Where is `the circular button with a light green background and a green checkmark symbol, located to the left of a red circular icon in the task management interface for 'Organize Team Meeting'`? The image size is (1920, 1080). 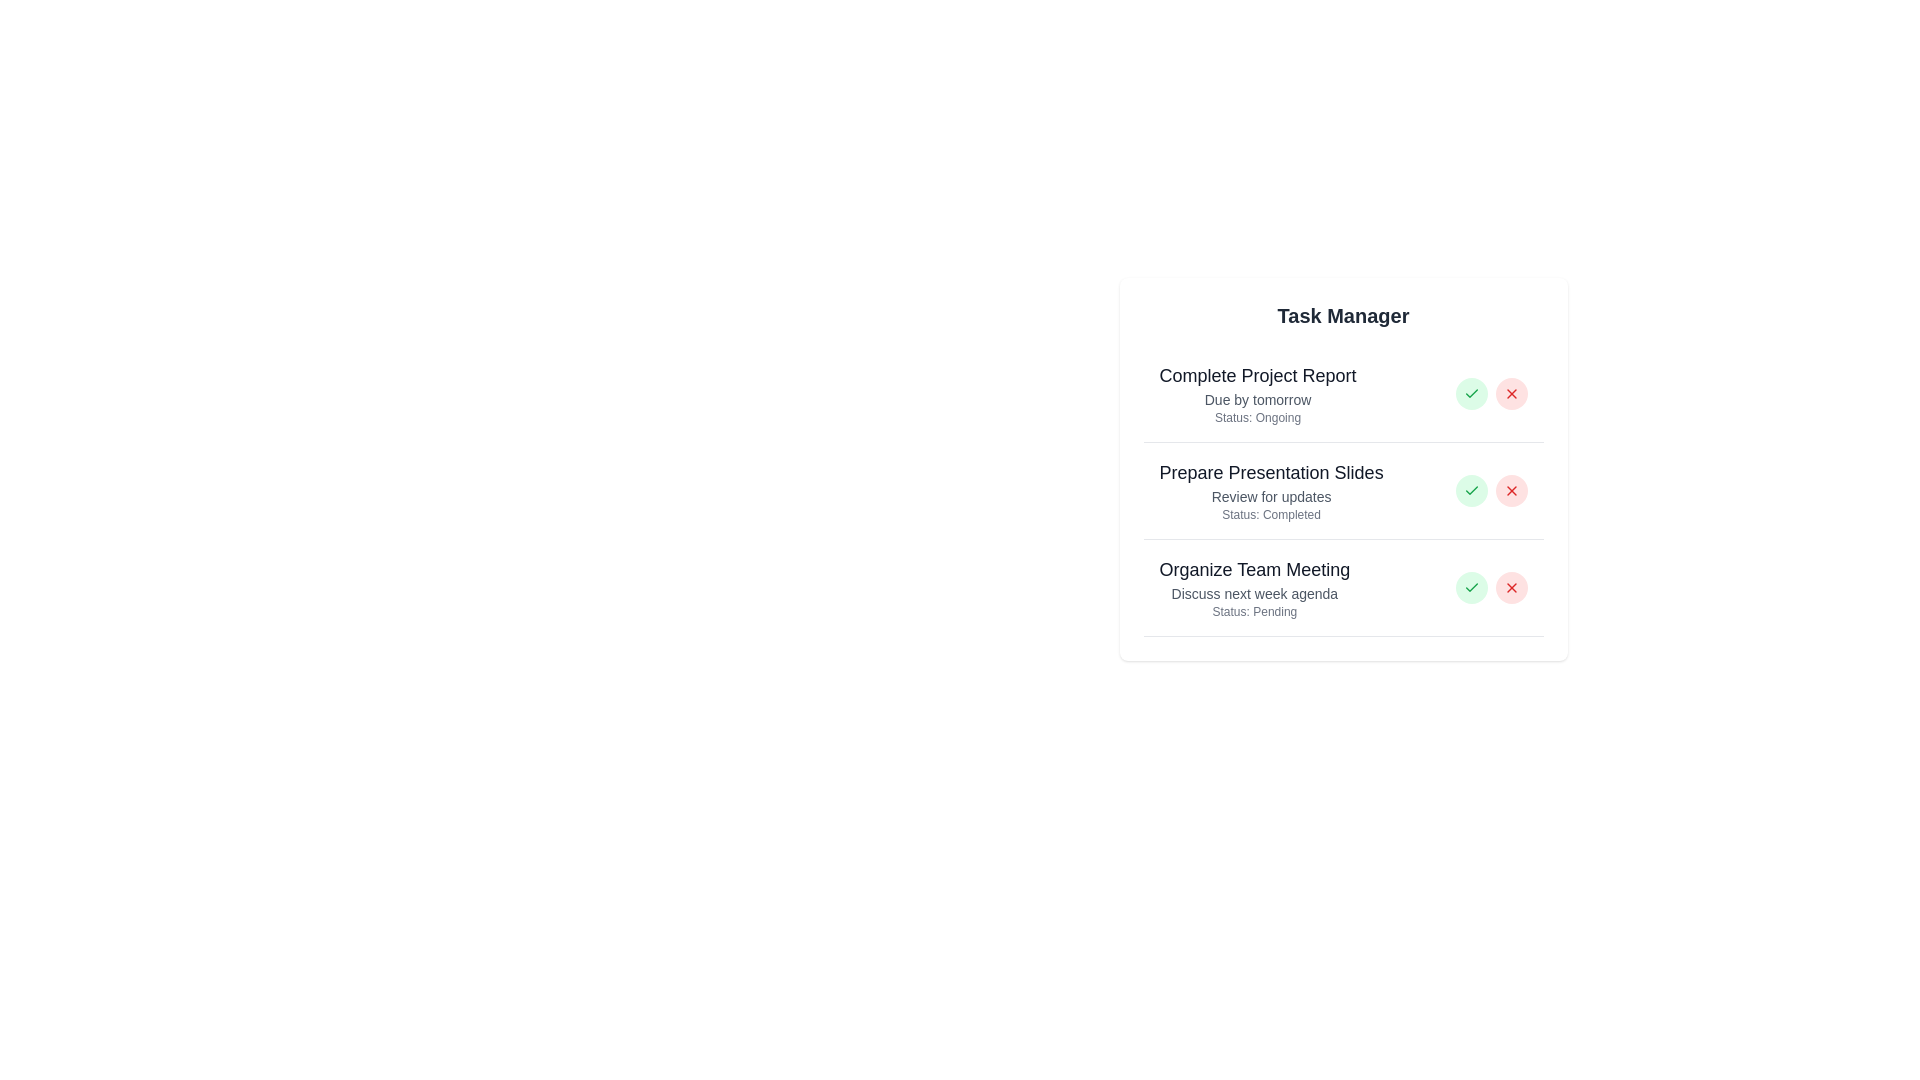 the circular button with a light green background and a green checkmark symbol, located to the left of a red circular icon in the task management interface for 'Organize Team Meeting' is located at coordinates (1471, 586).